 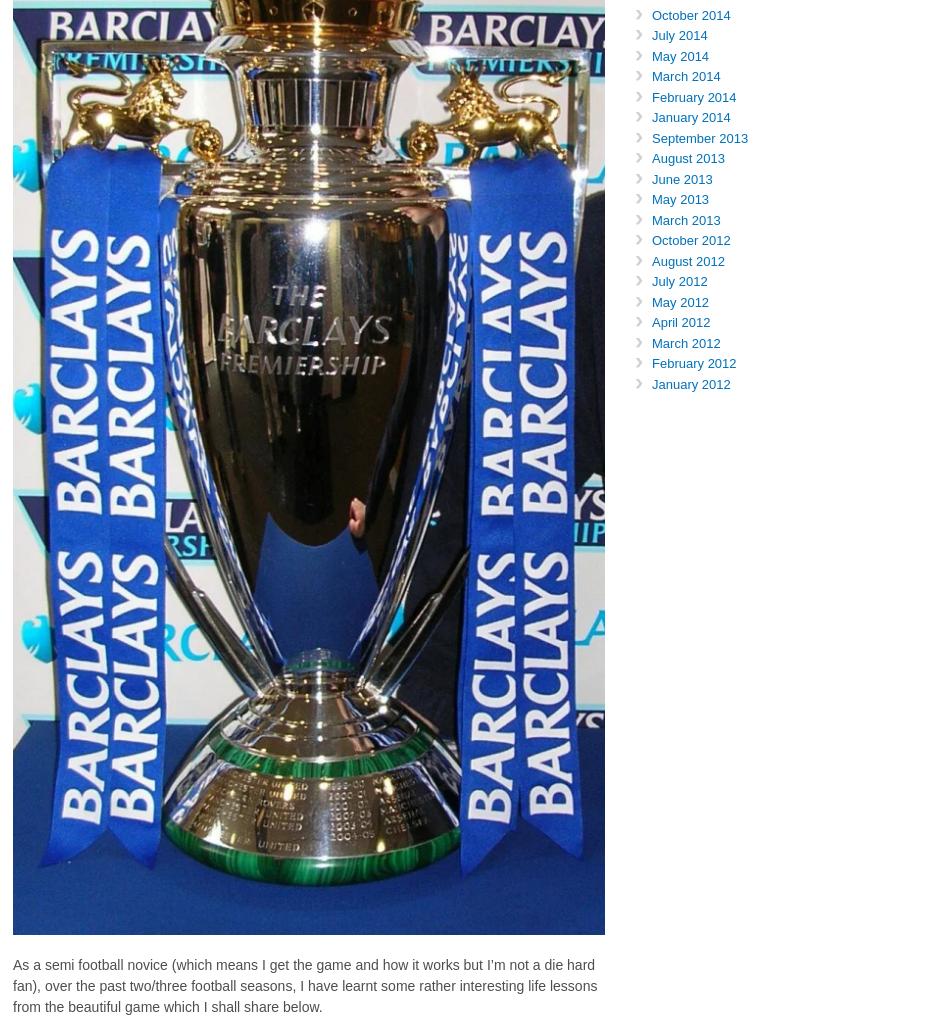 I want to click on 'August 2012', so click(x=687, y=259).